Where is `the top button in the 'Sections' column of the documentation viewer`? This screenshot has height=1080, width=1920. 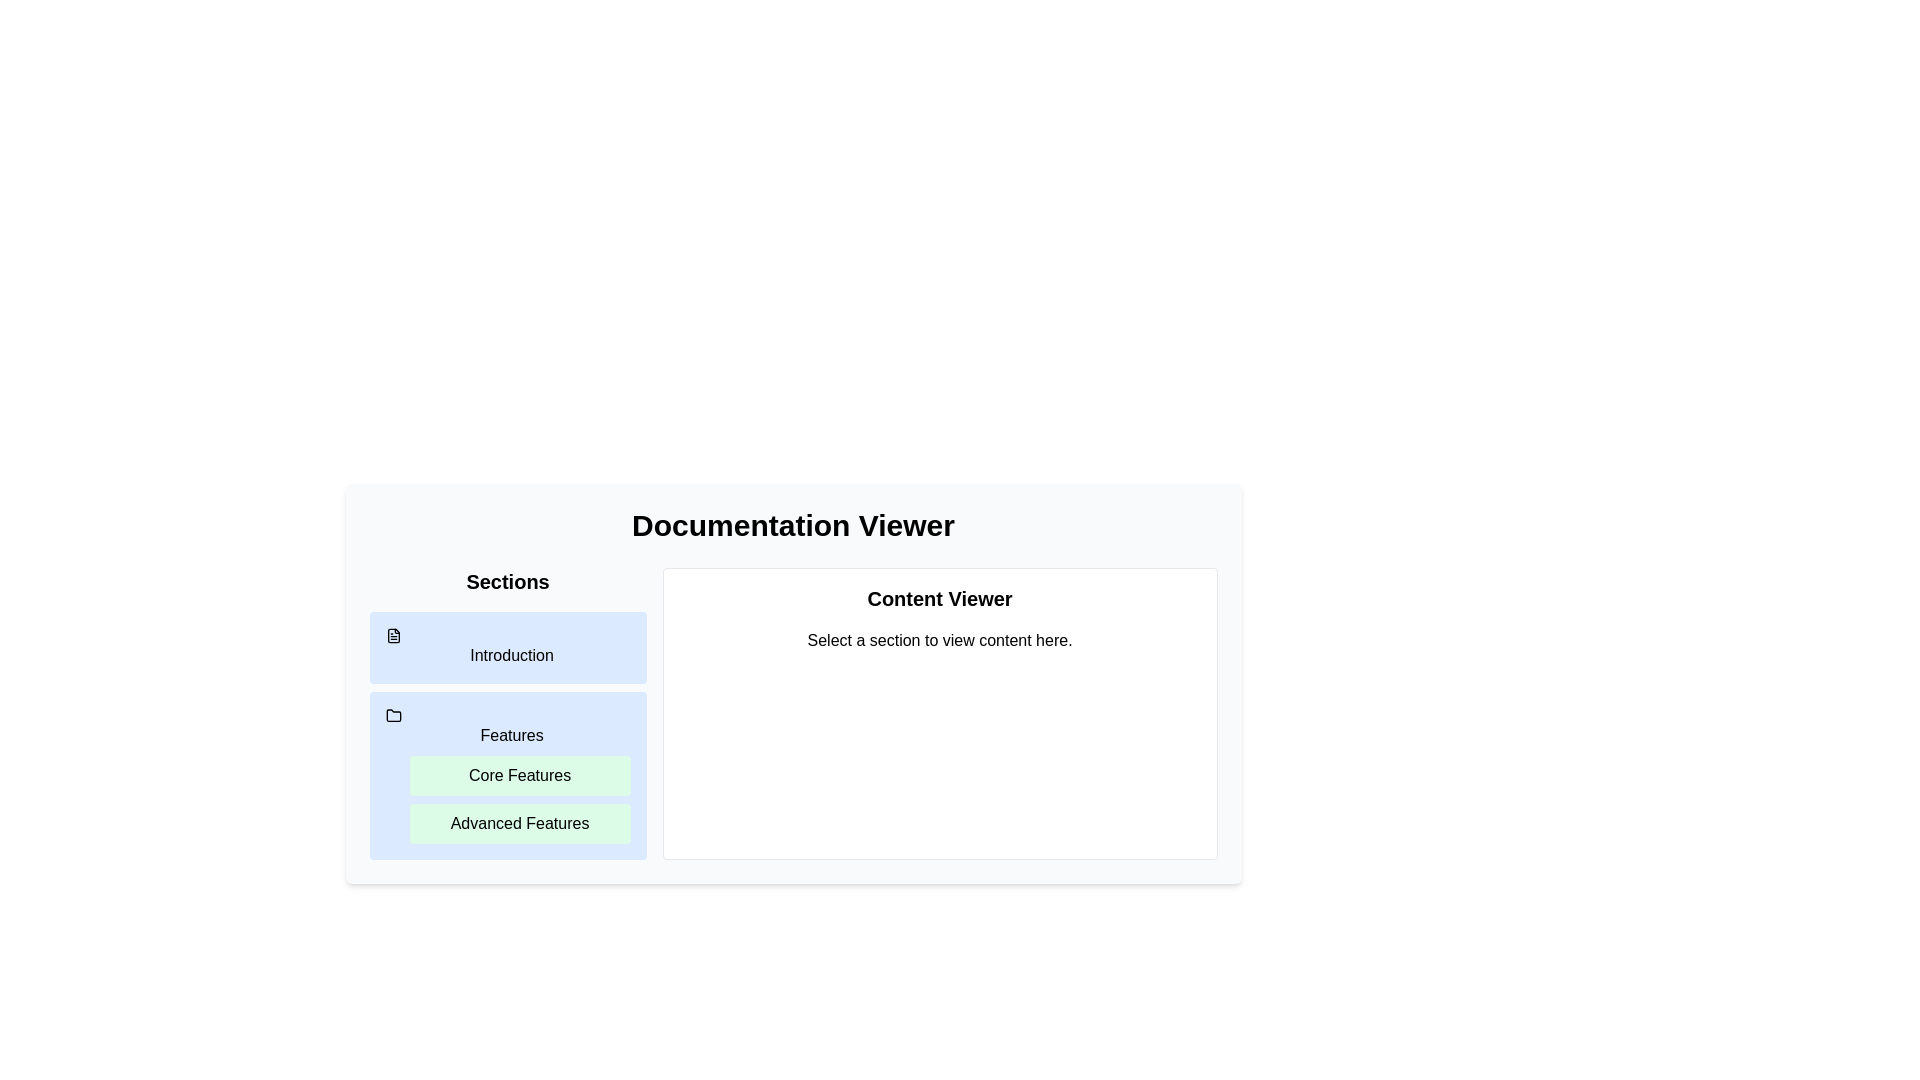
the top button in the 'Sections' column of the documentation viewer is located at coordinates (508, 648).